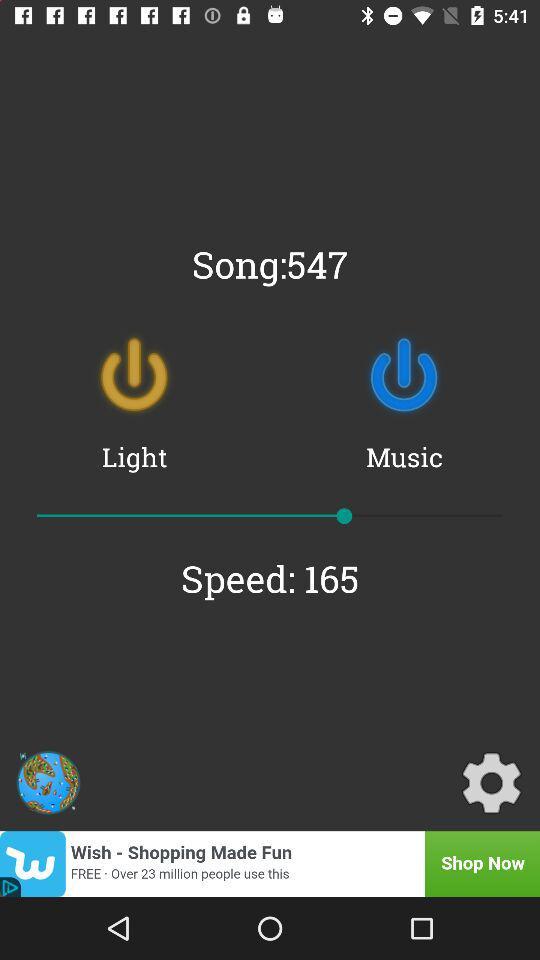 The width and height of the screenshot is (540, 960). What do you see at coordinates (48, 782) in the screenshot?
I see `item at the bottom left corner` at bounding box center [48, 782].